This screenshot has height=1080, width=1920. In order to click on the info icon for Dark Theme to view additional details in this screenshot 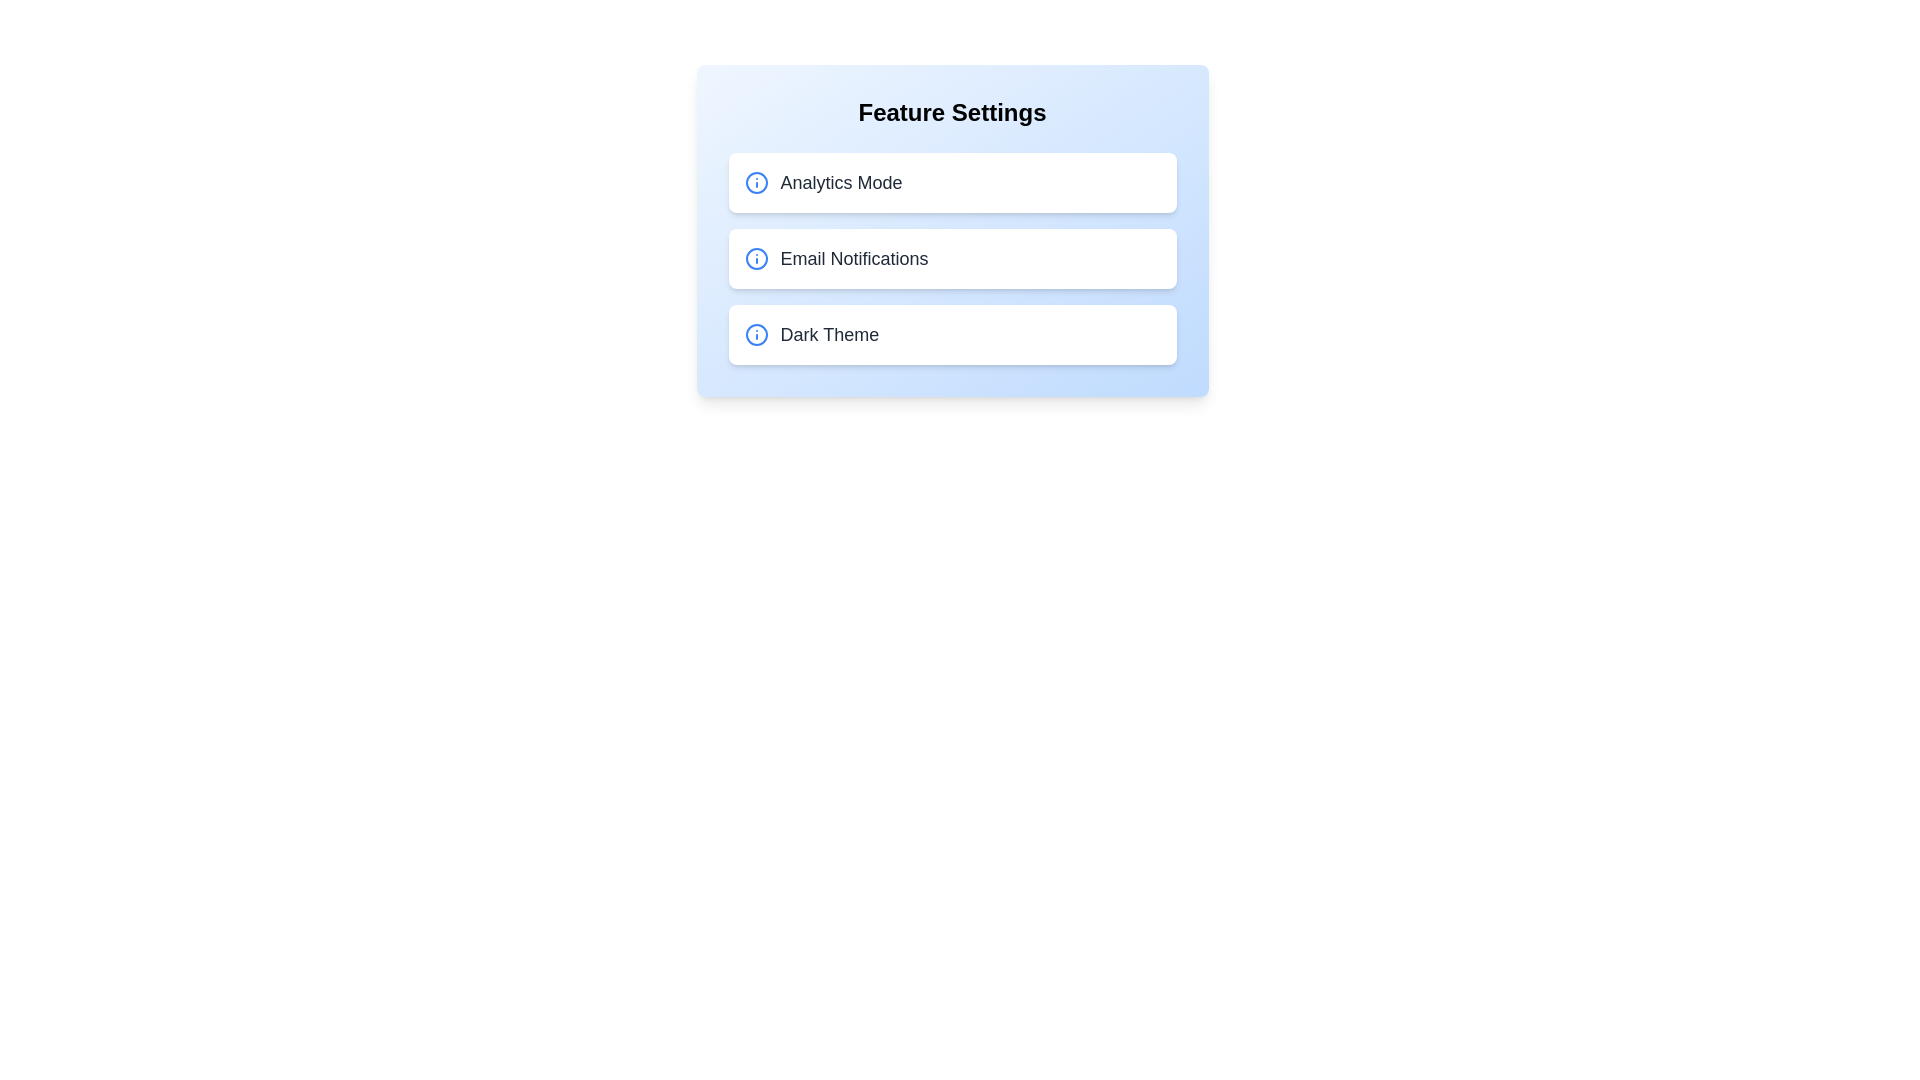, I will do `click(755, 334)`.